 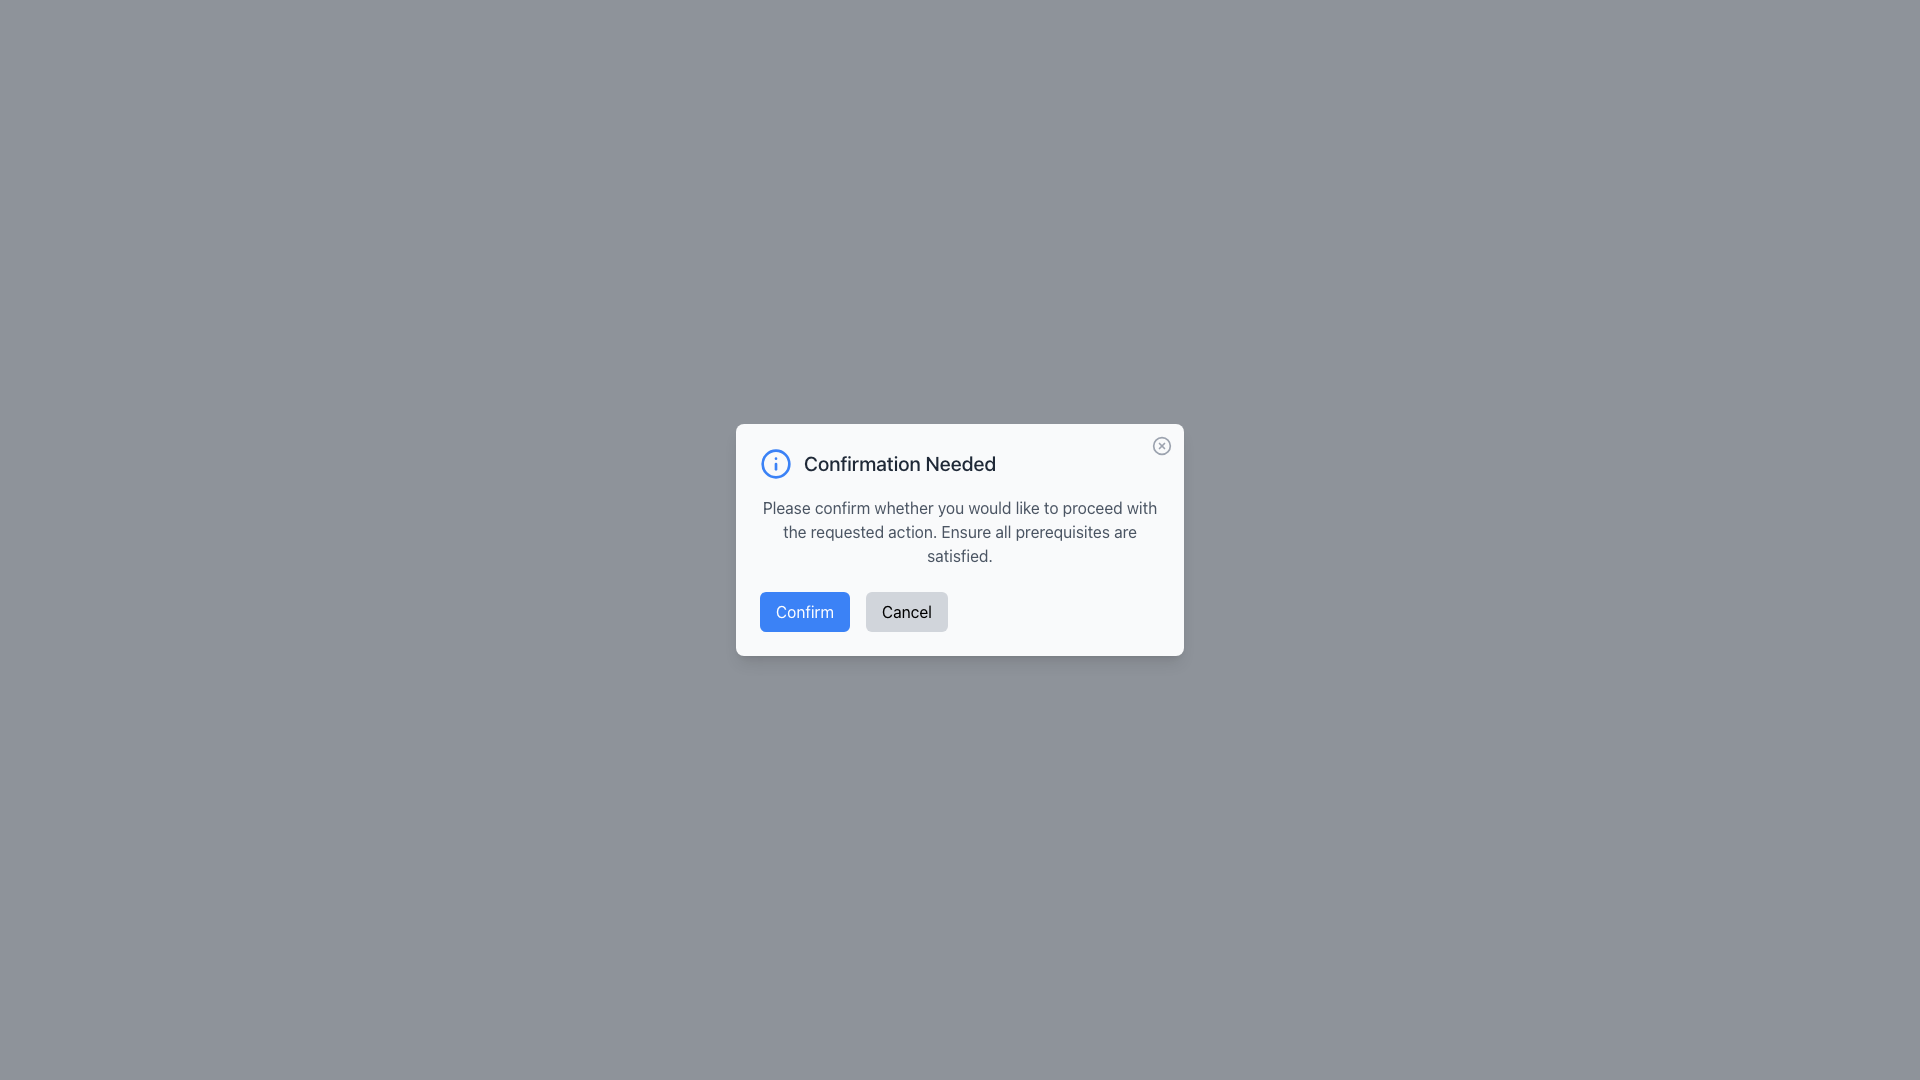 What do you see at coordinates (1161, 445) in the screenshot?
I see `the close icon button located in the top-right corner of the dialog box titled 'Confirmation Needed'` at bounding box center [1161, 445].